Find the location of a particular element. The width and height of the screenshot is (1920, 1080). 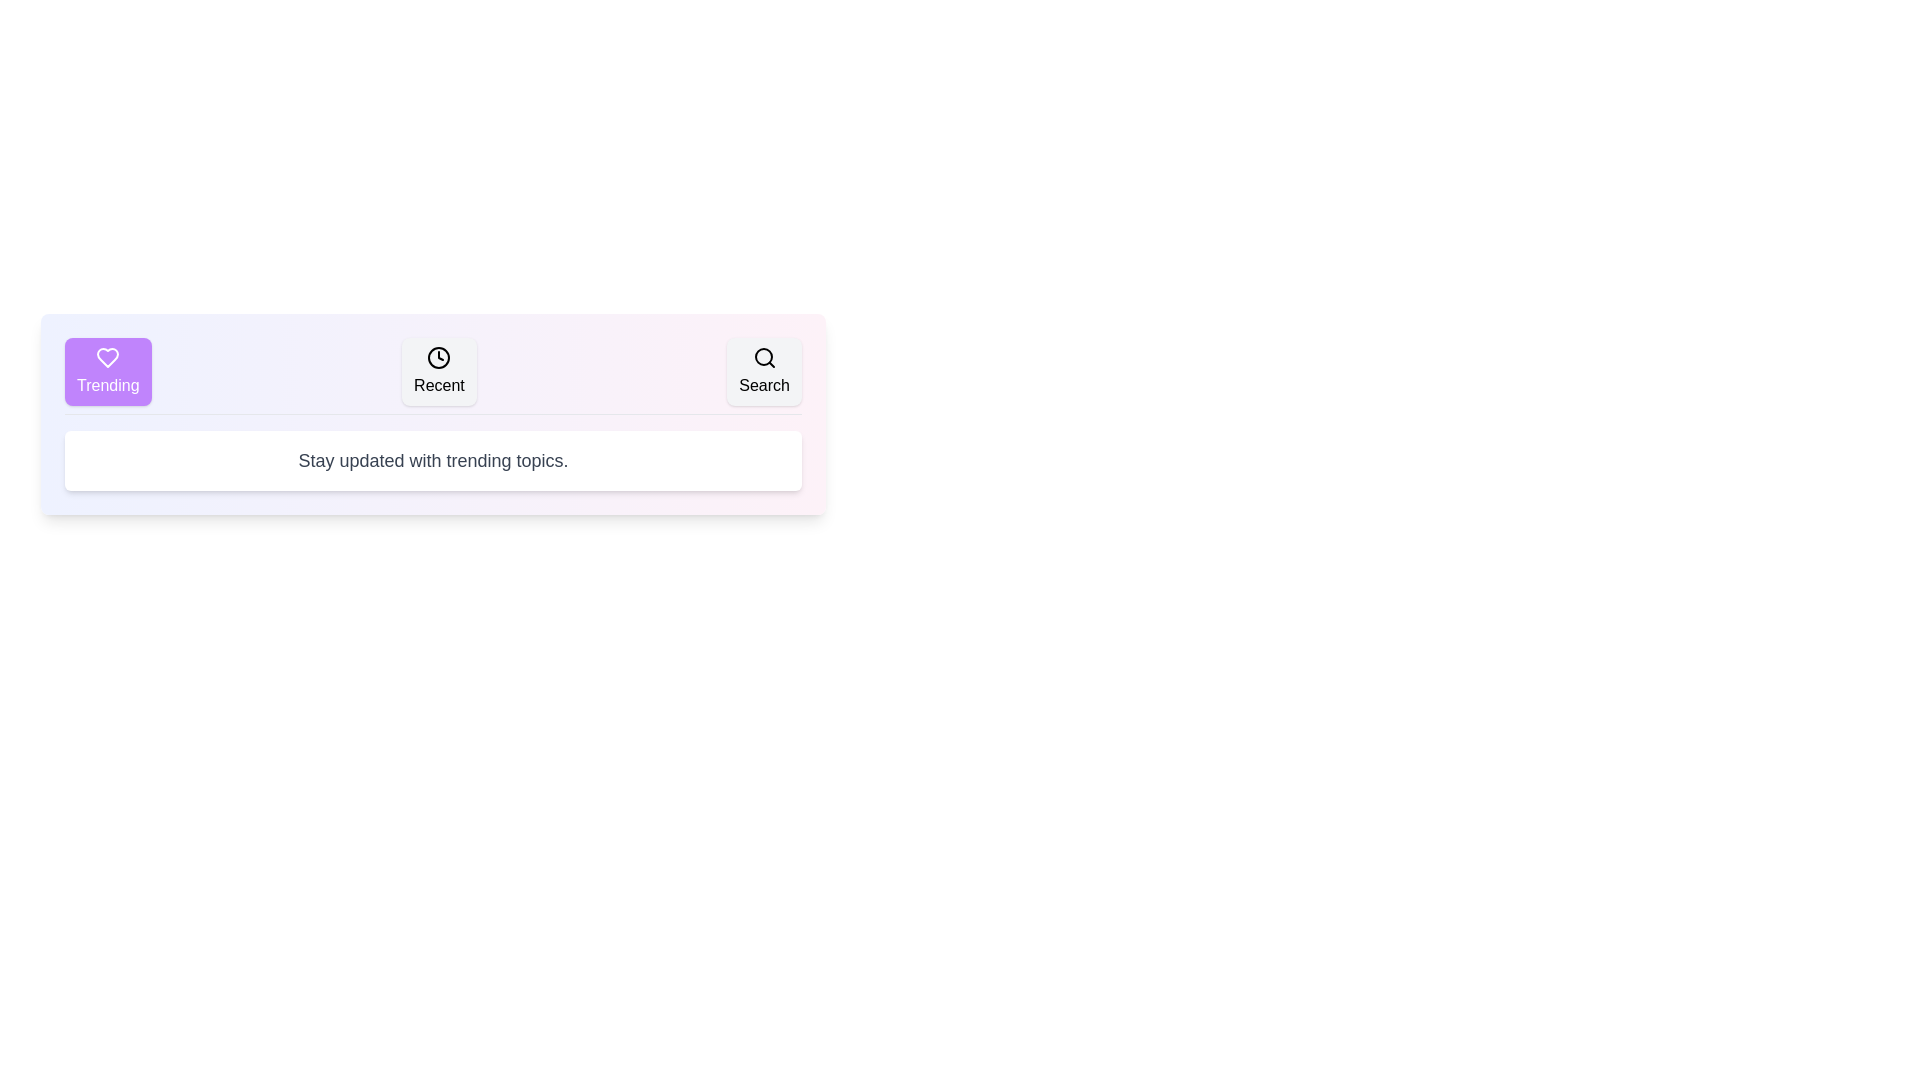

the tab button labeled Recent is located at coordinates (437, 371).